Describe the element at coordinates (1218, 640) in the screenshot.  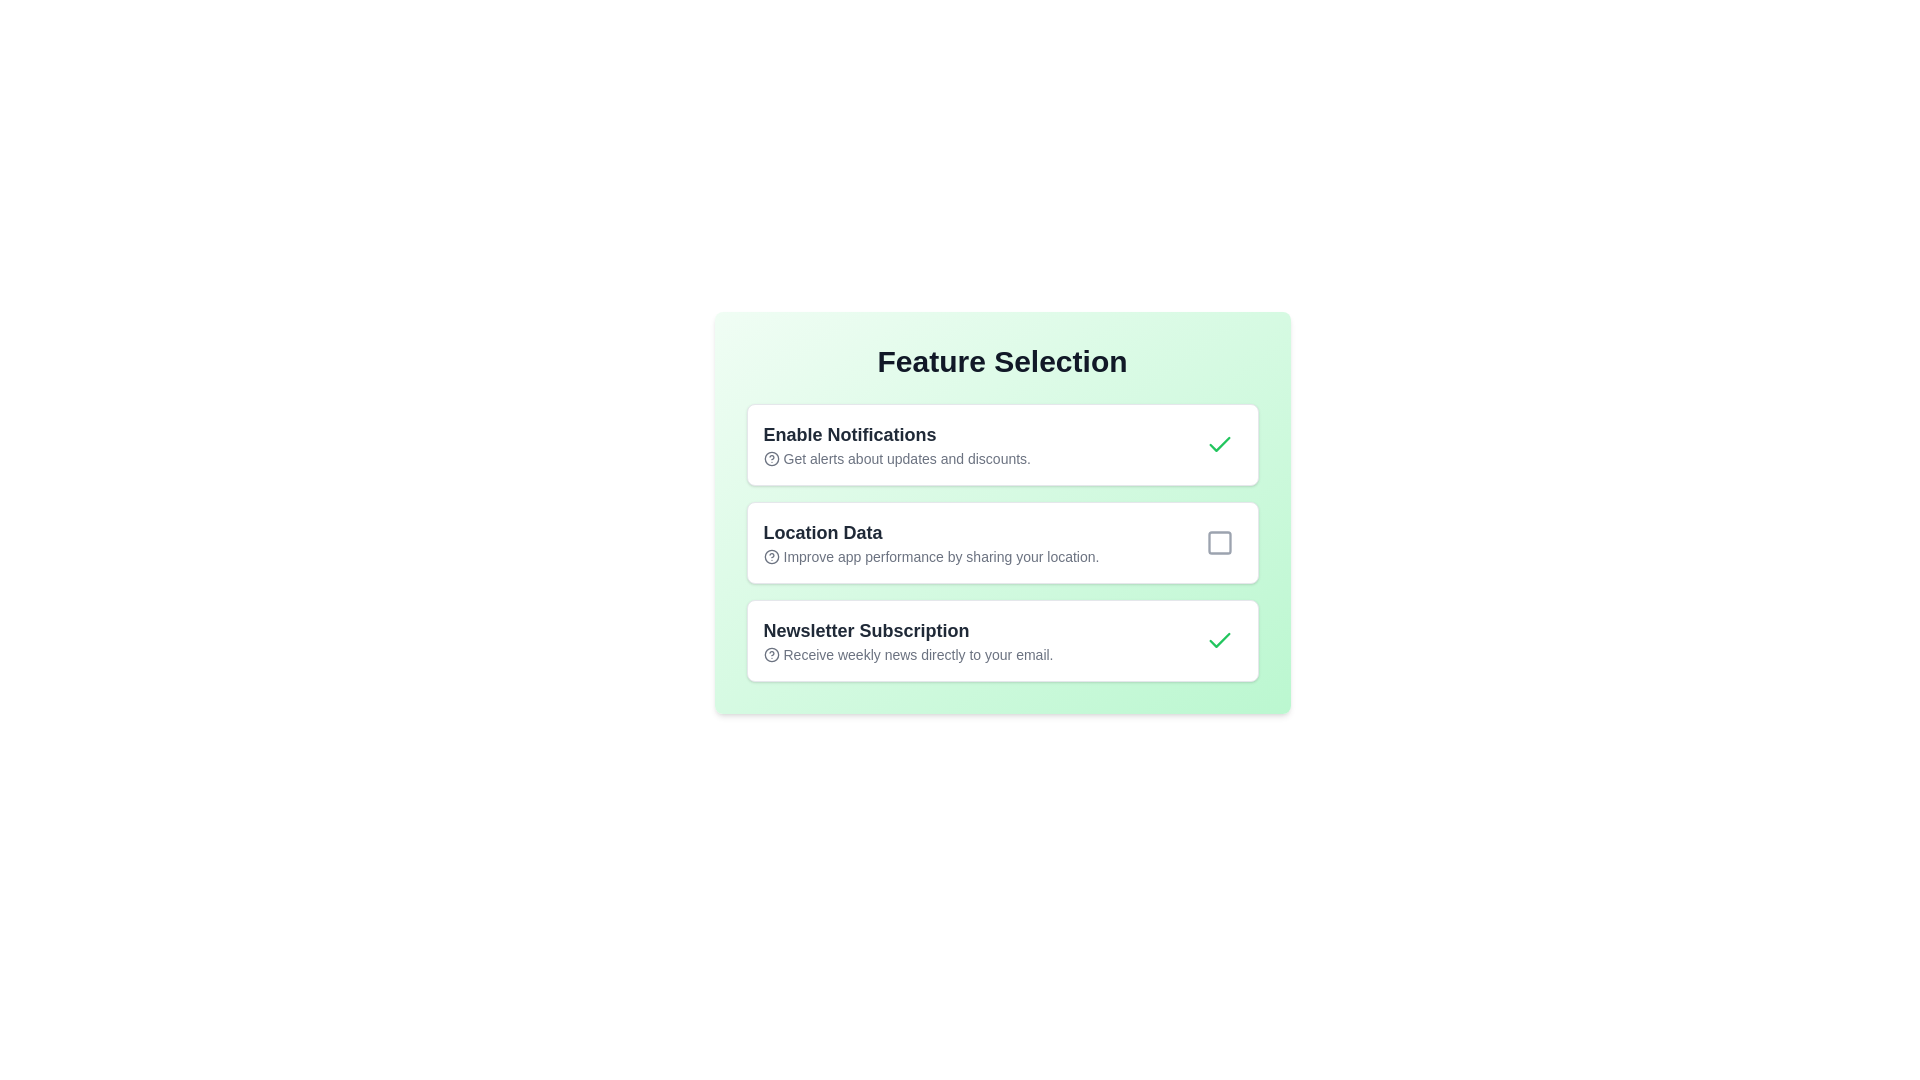
I see `the button that toggles the newsletter subscription, located across from the 'Newsletter Subscription' text` at that location.